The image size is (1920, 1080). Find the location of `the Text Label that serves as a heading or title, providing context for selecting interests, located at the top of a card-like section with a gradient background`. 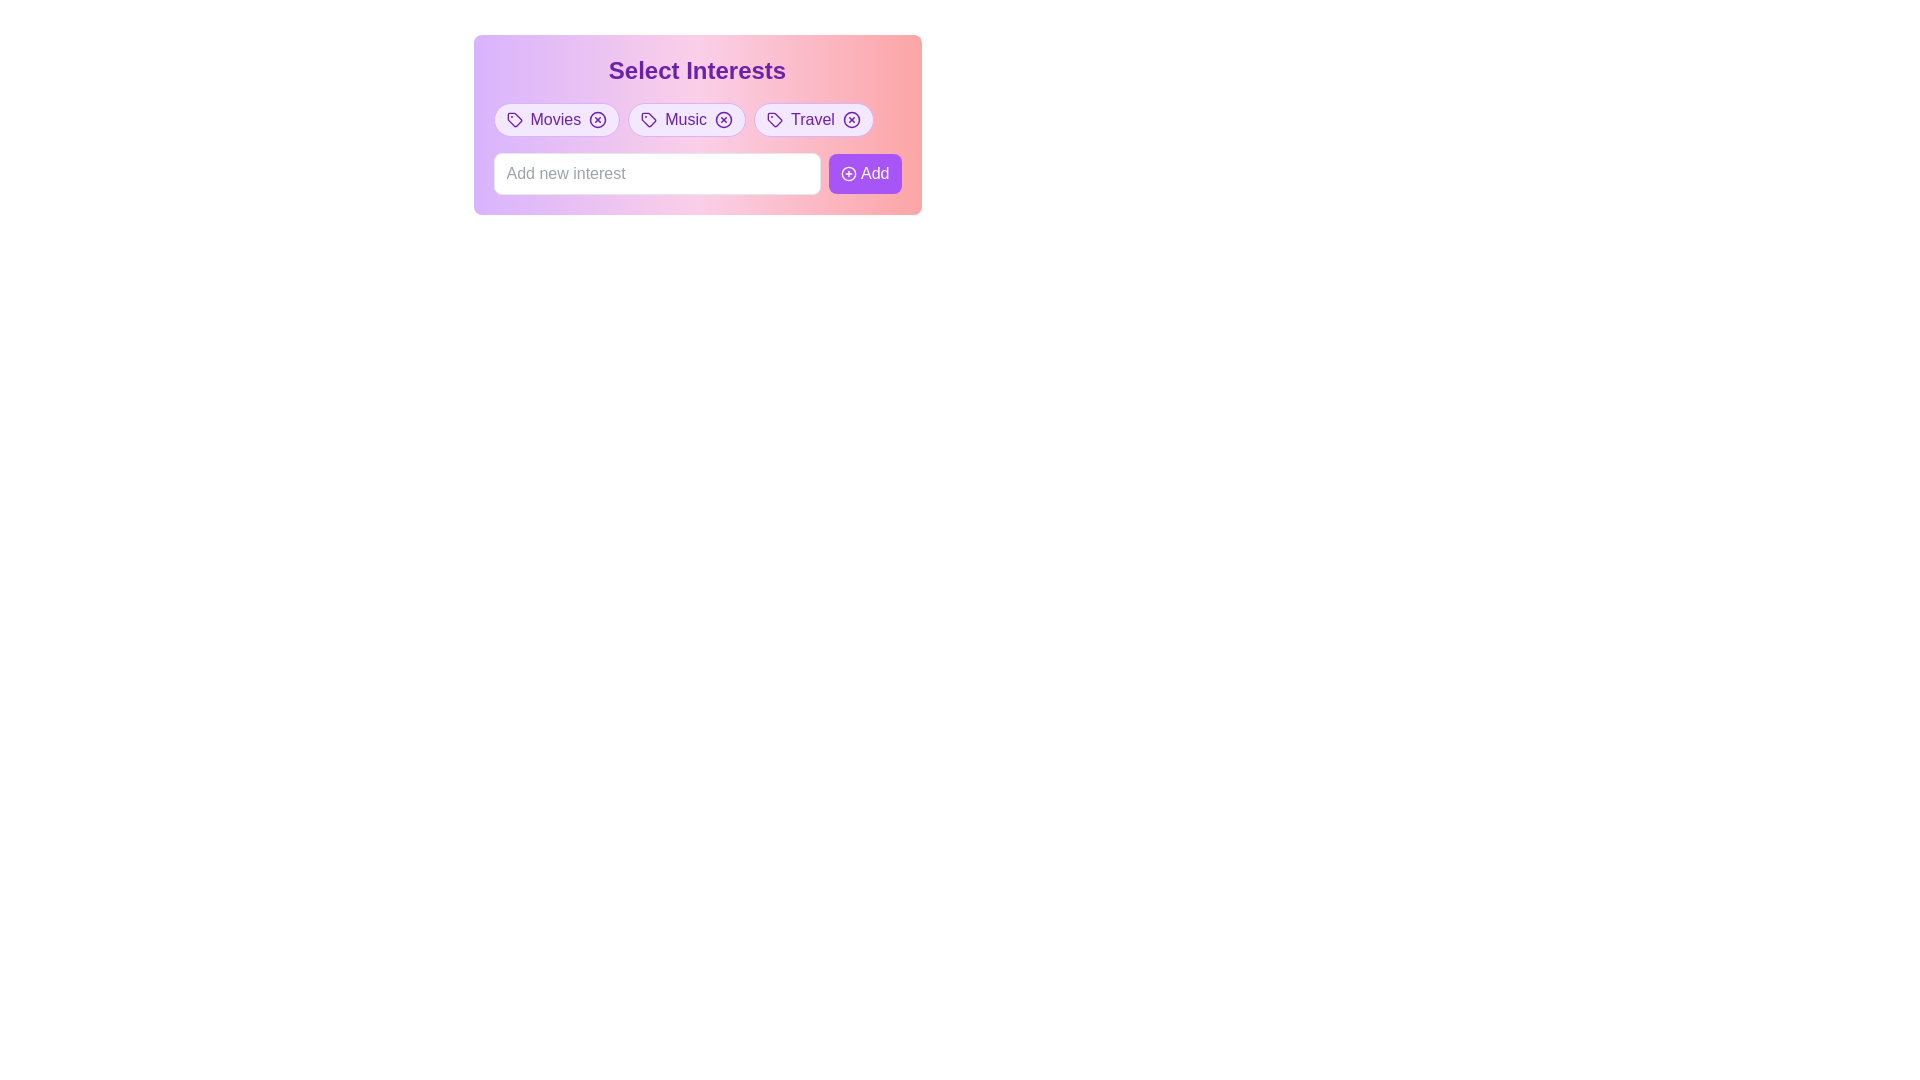

the Text Label that serves as a heading or title, providing context for selecting interests, located at the top of a card-like section with a gradient background is located at coordinates (697, 69).